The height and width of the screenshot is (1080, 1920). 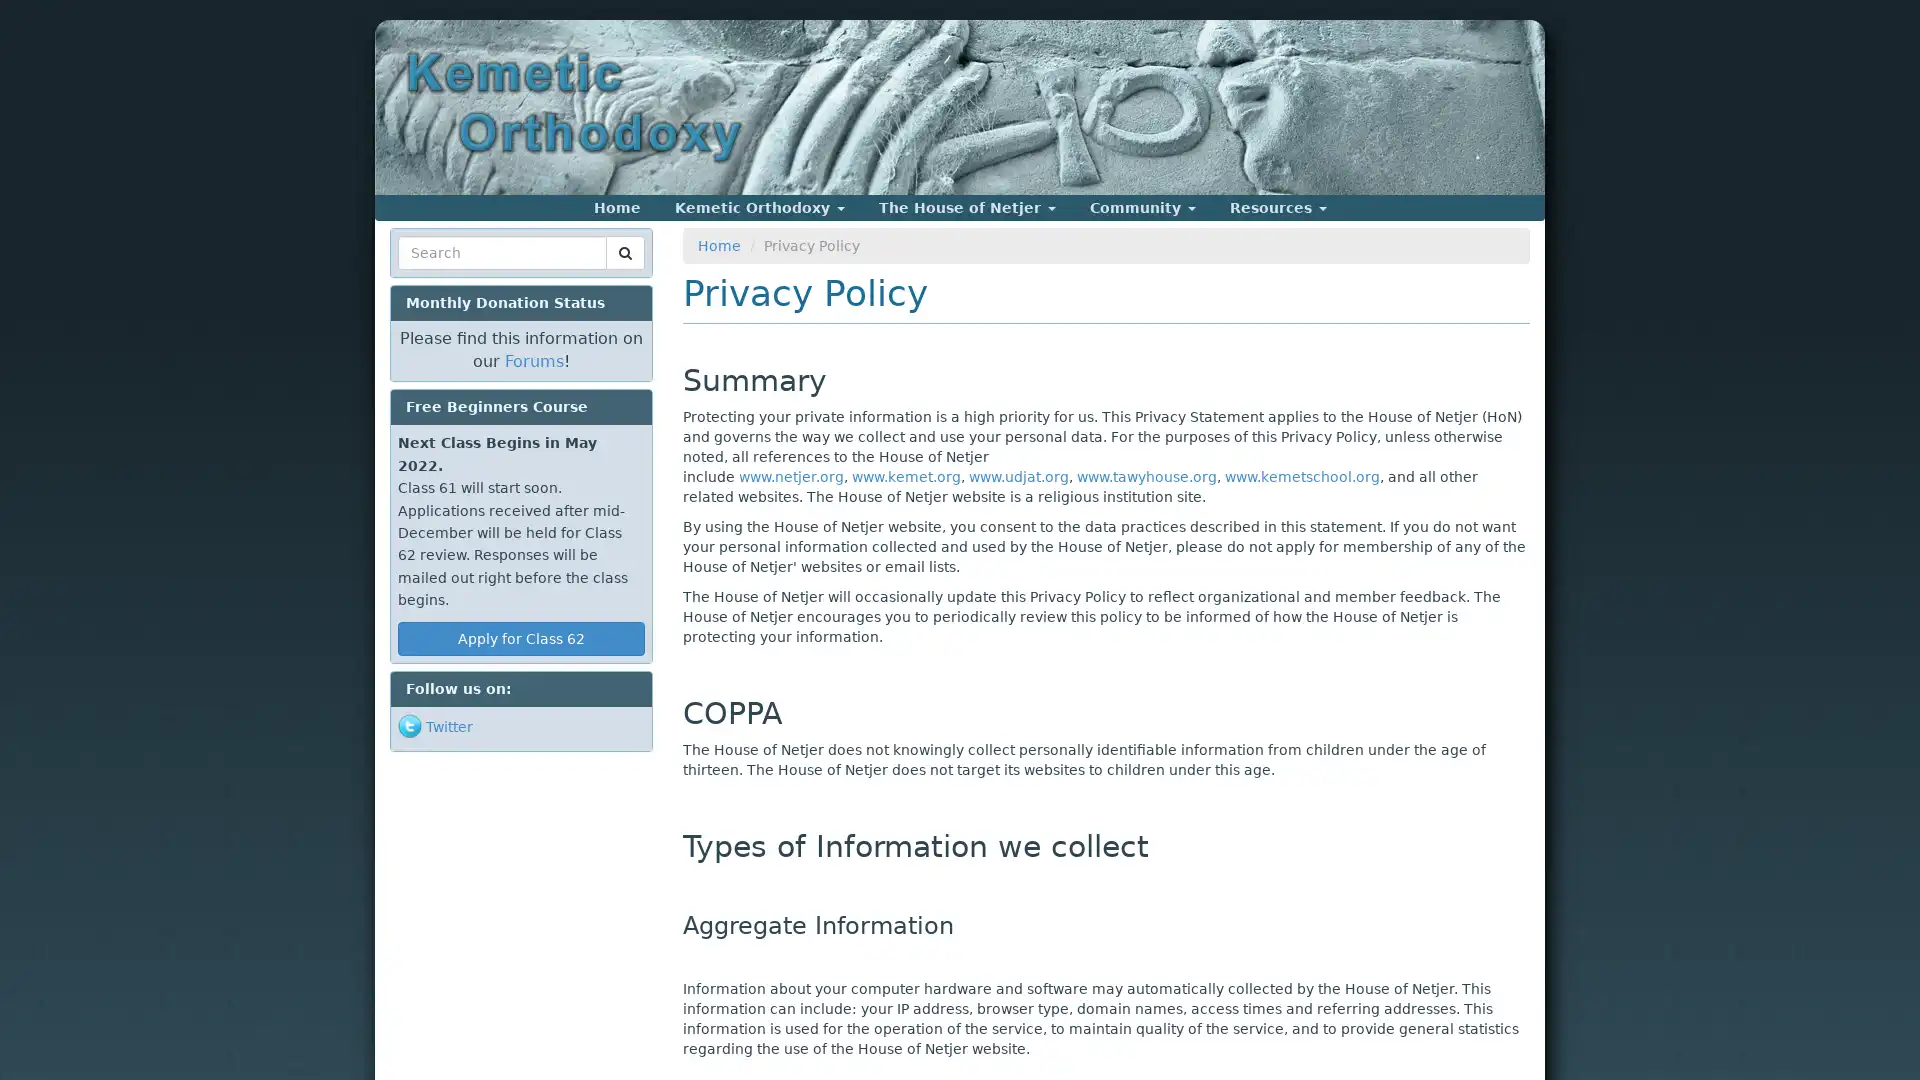 I want to click on Search, so click(x=435, y=277).